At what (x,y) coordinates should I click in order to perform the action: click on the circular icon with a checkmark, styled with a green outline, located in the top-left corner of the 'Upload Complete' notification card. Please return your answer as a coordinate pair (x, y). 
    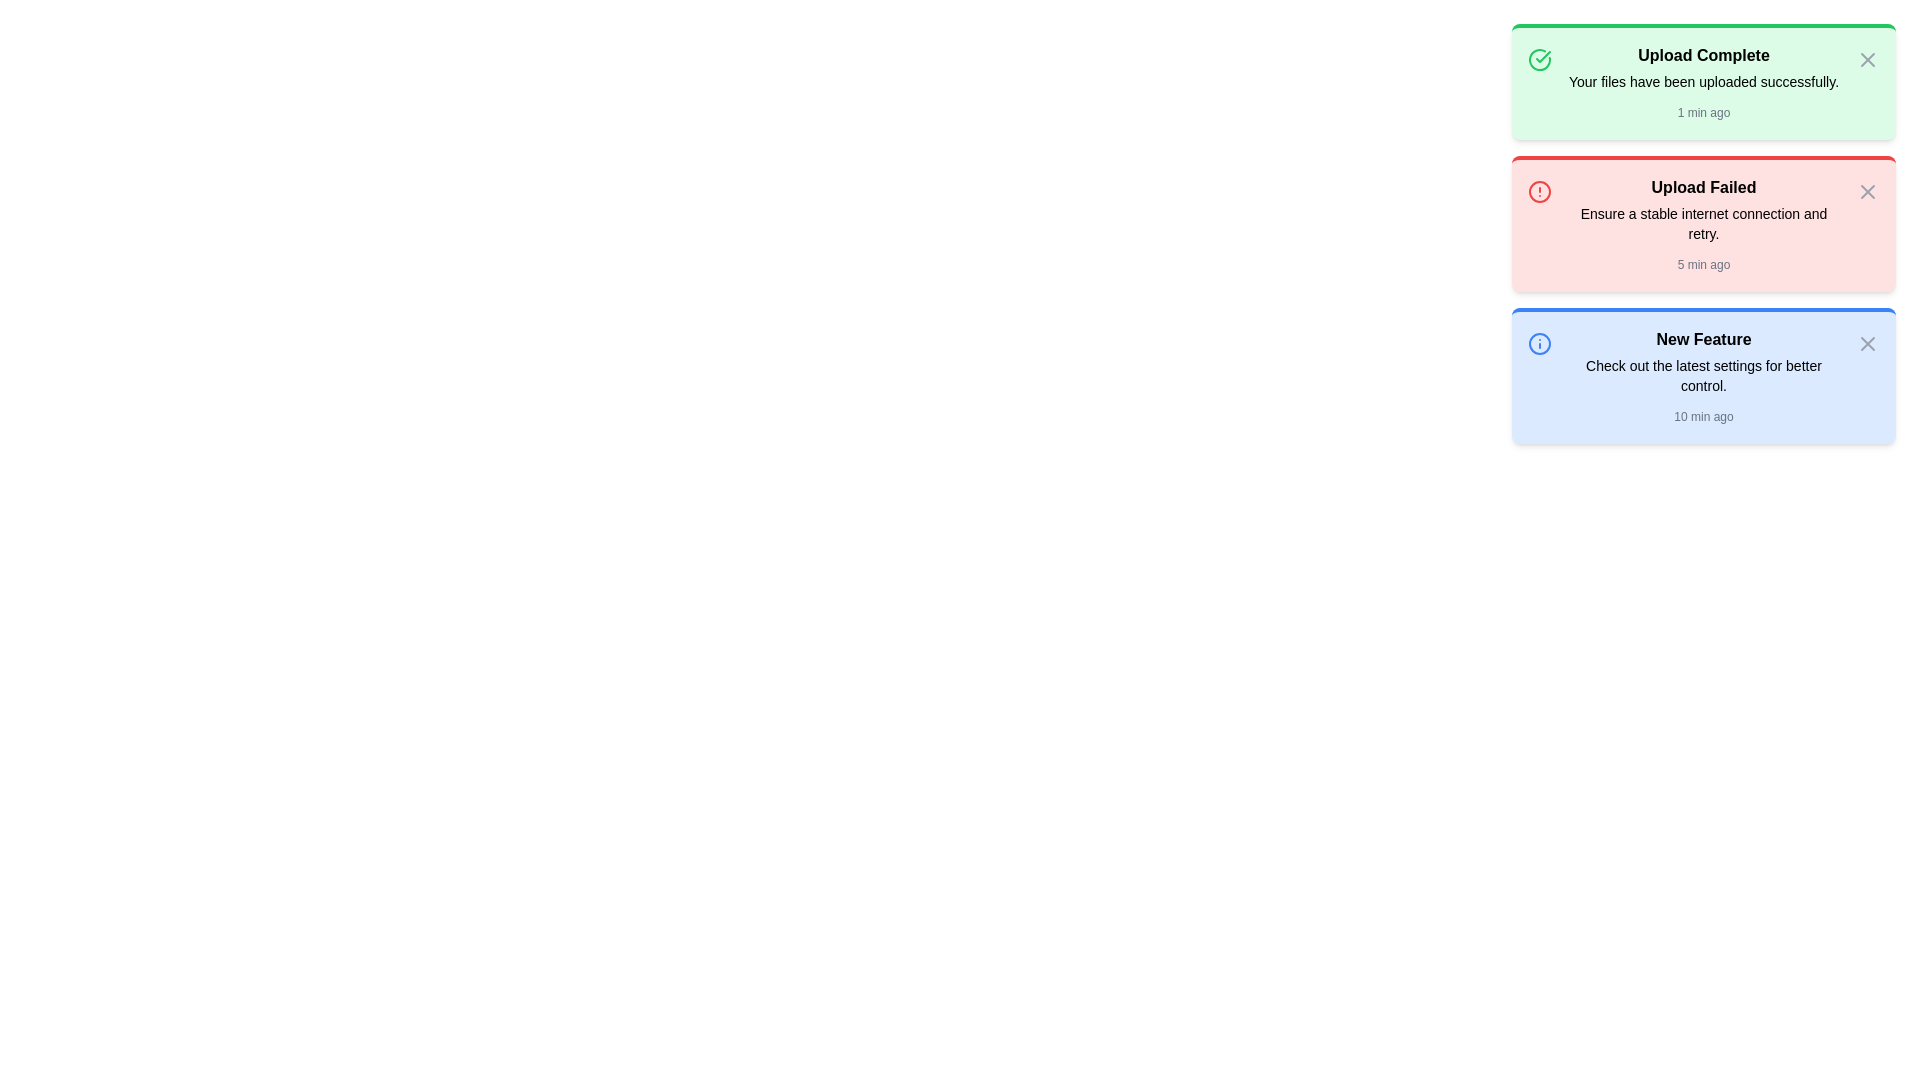
    Looking at the image, I should click on (1539, 59).